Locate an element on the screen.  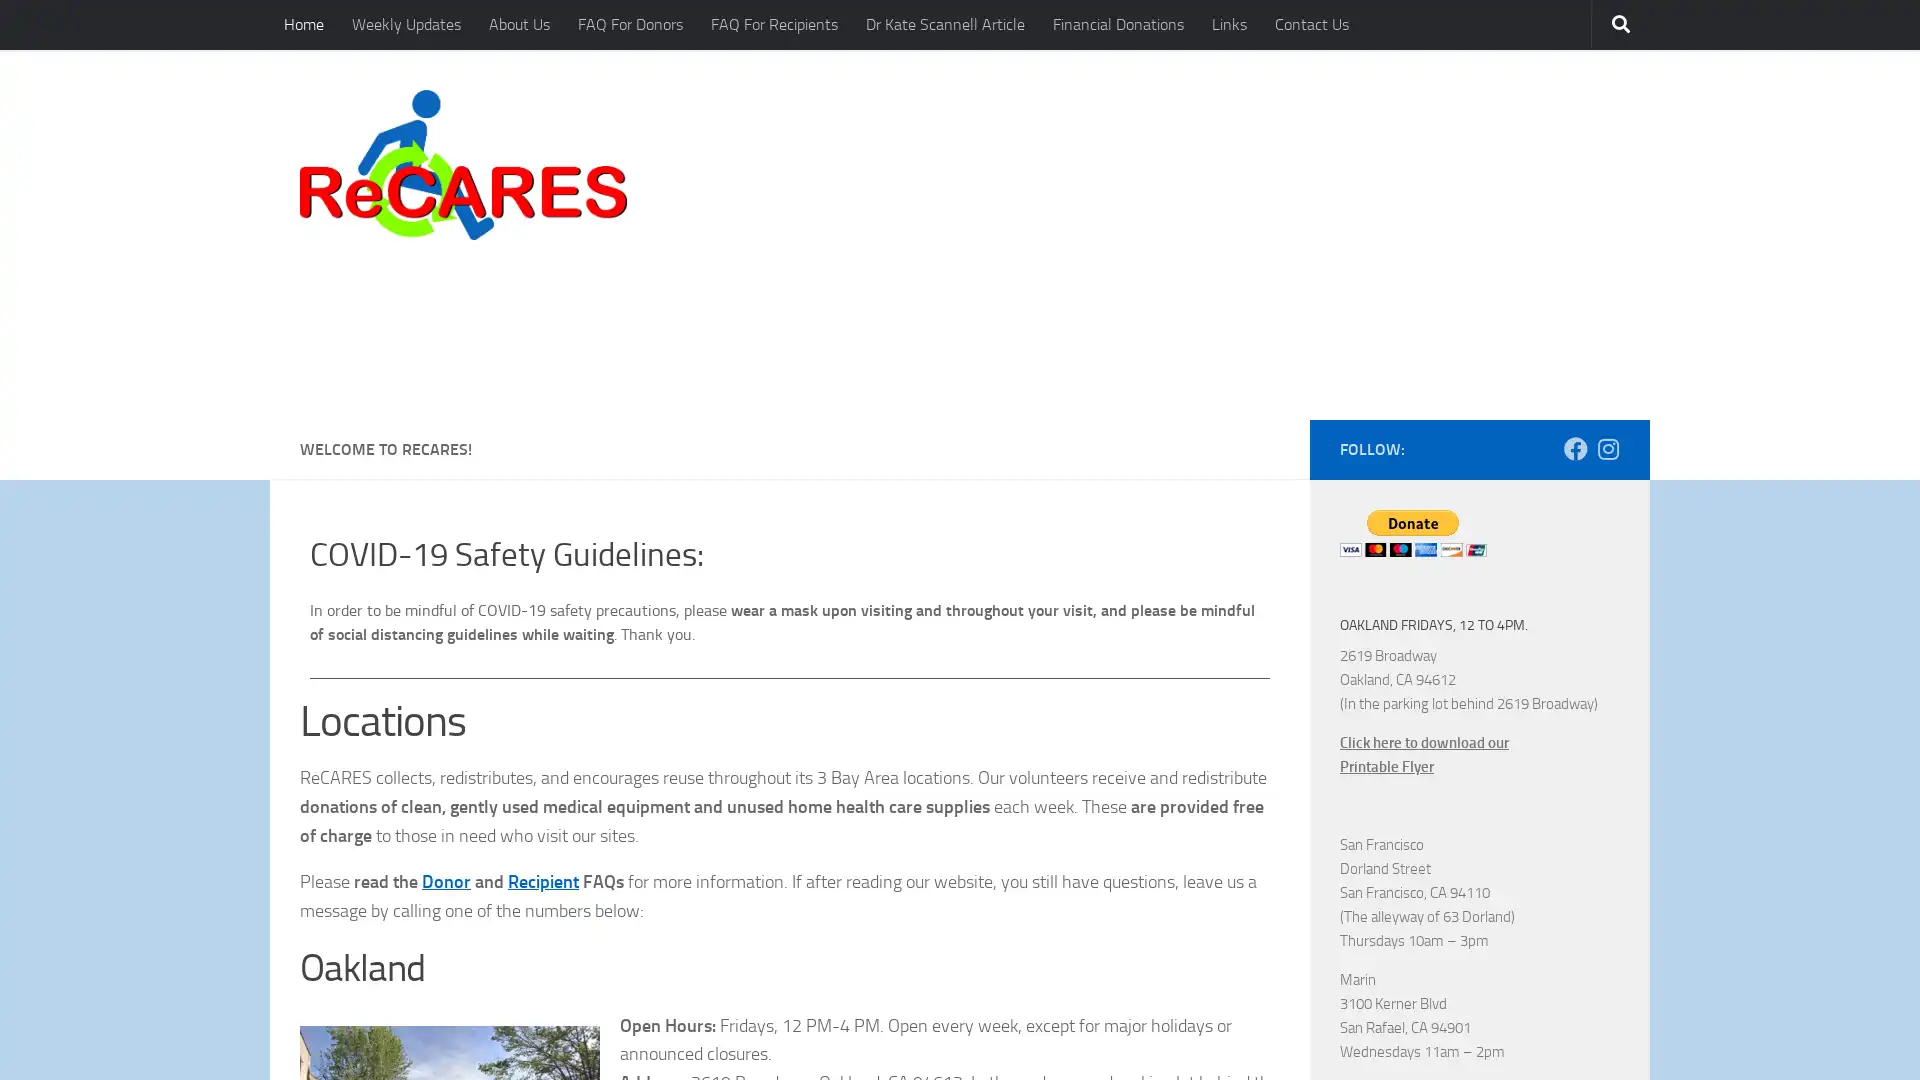
Donate with PayPal button is located at coordinates (1412, 392).